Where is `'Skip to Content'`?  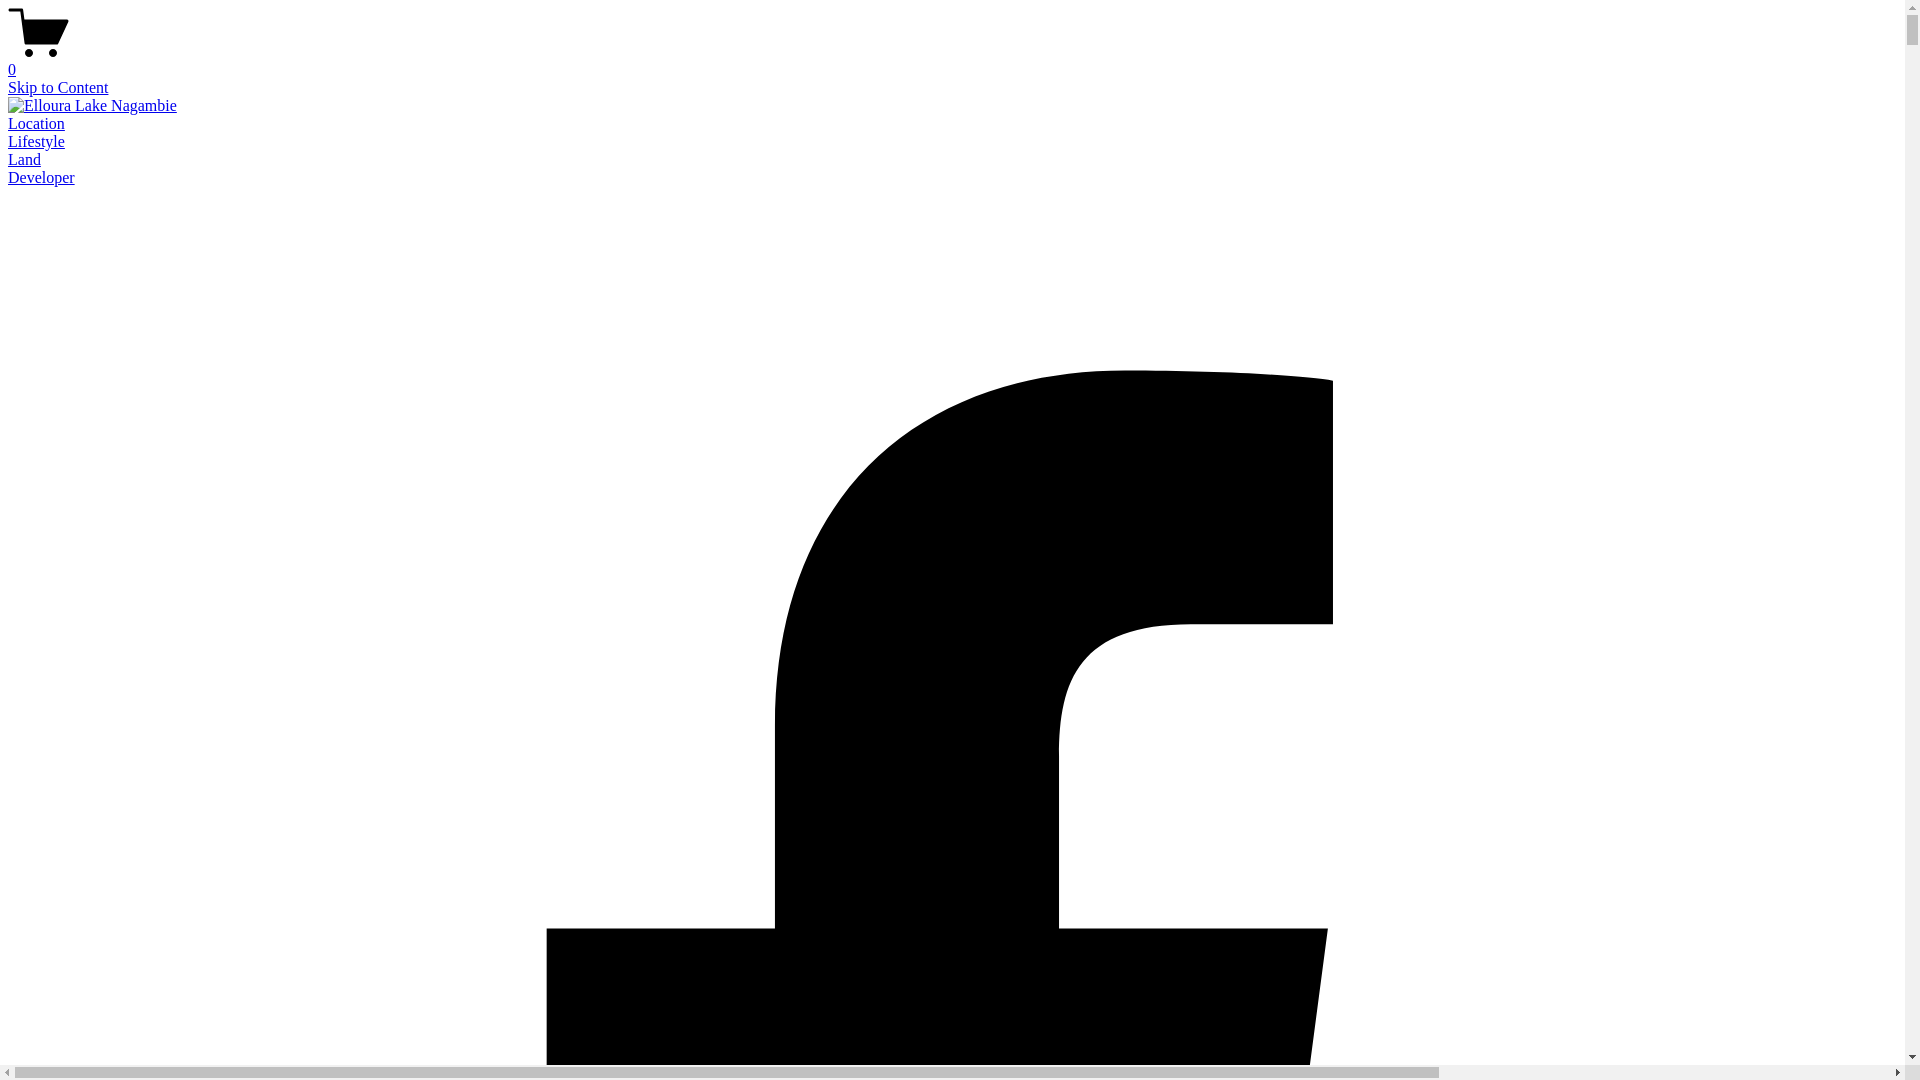
'Skip to Content' is located at coordinates (57, 86).